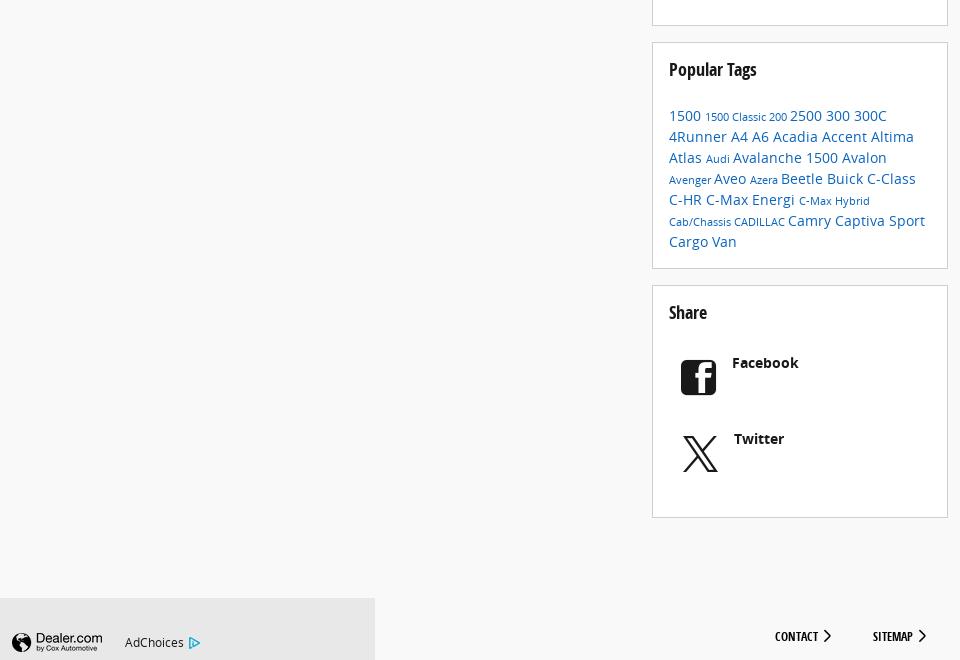 The height and width of the screenshot is (660, 960). What do you see at coordinates (764, 194) in the screenshot?
I see `'Azera'` at bounding box center [764, 194].